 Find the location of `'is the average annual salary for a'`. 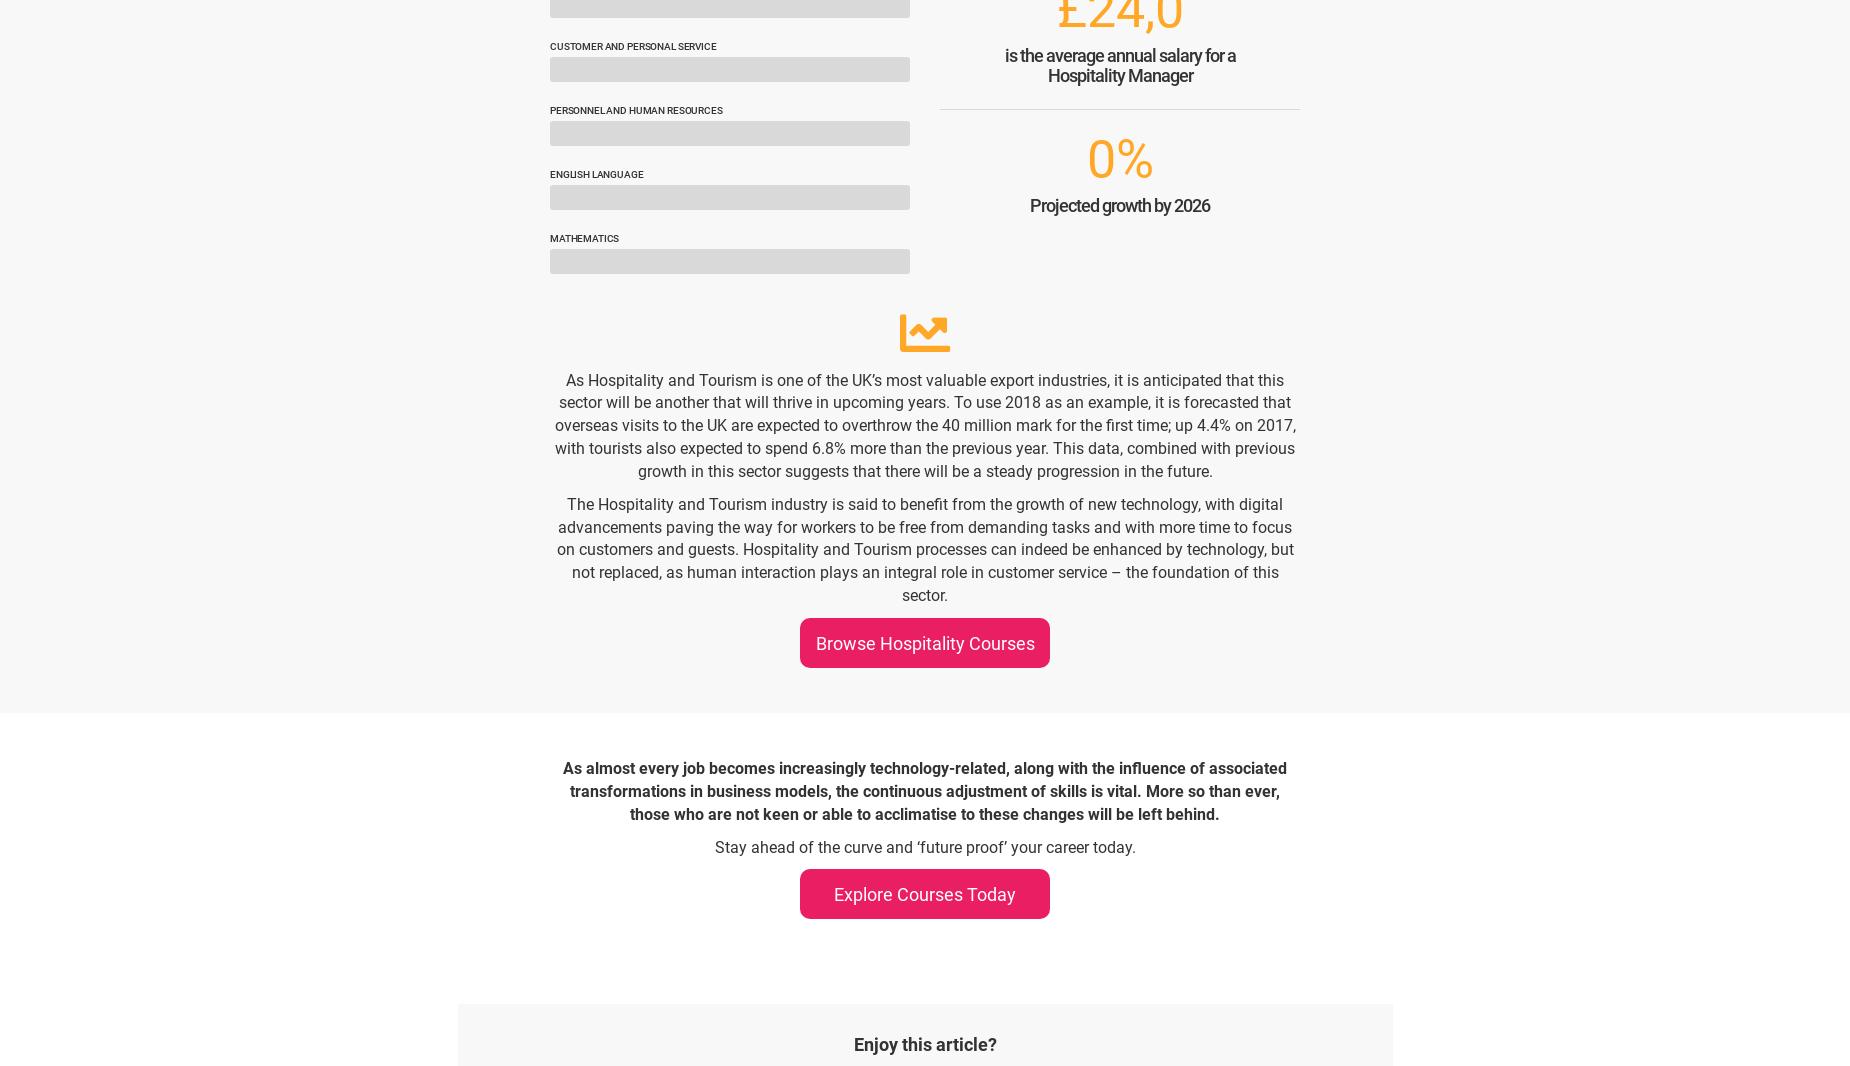

'is the average annual salary for a' is located at coordinates (1002, 53).